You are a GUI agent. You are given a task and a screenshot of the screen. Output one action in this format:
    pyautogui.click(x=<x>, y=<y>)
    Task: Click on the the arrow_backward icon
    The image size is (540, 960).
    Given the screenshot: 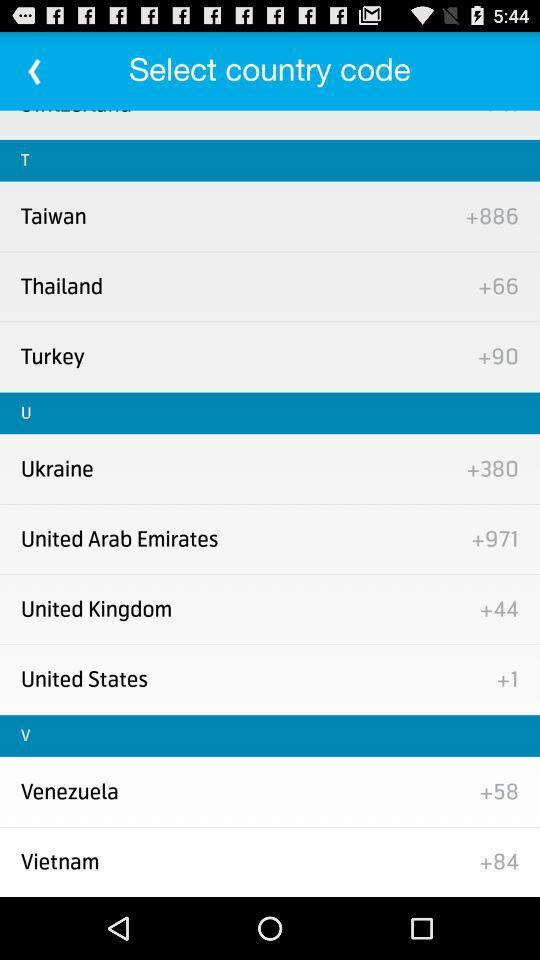 What is the action you would take?
    pyautogui.click(x=39, y=75)
    